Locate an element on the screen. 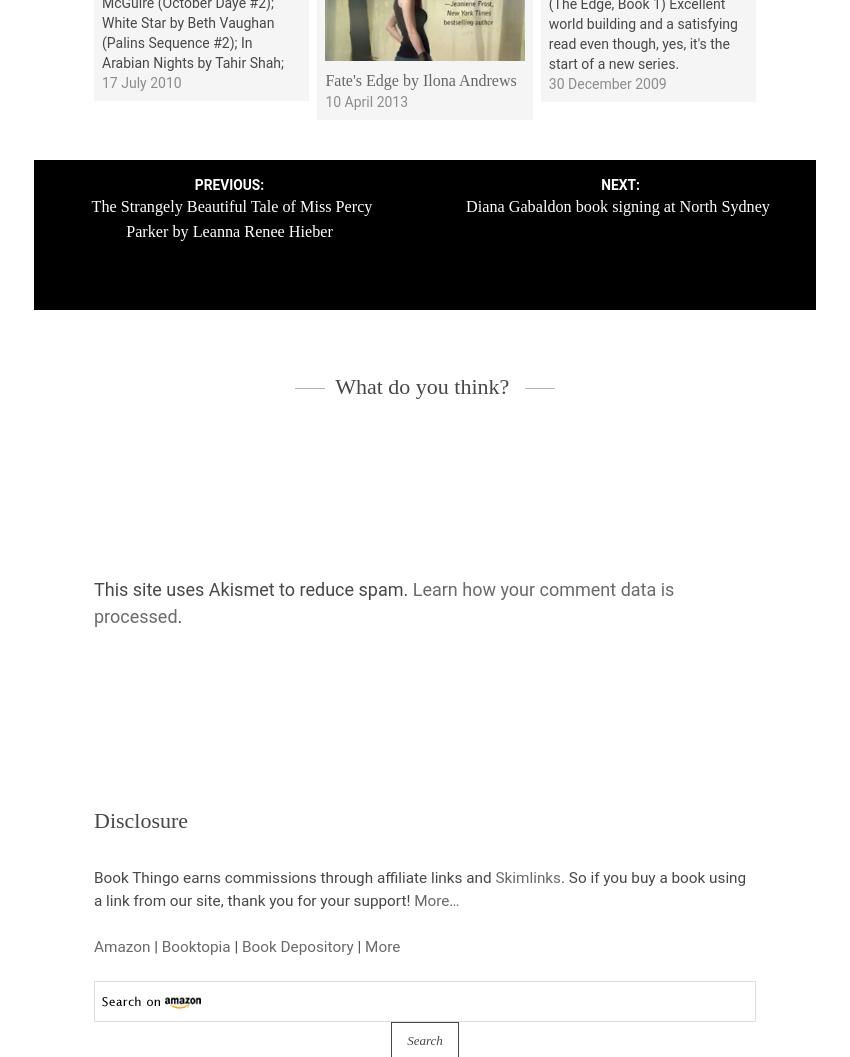 This screenshot has width=850, height=1057. 'Book Depository' is located at coordinates (240, 946).